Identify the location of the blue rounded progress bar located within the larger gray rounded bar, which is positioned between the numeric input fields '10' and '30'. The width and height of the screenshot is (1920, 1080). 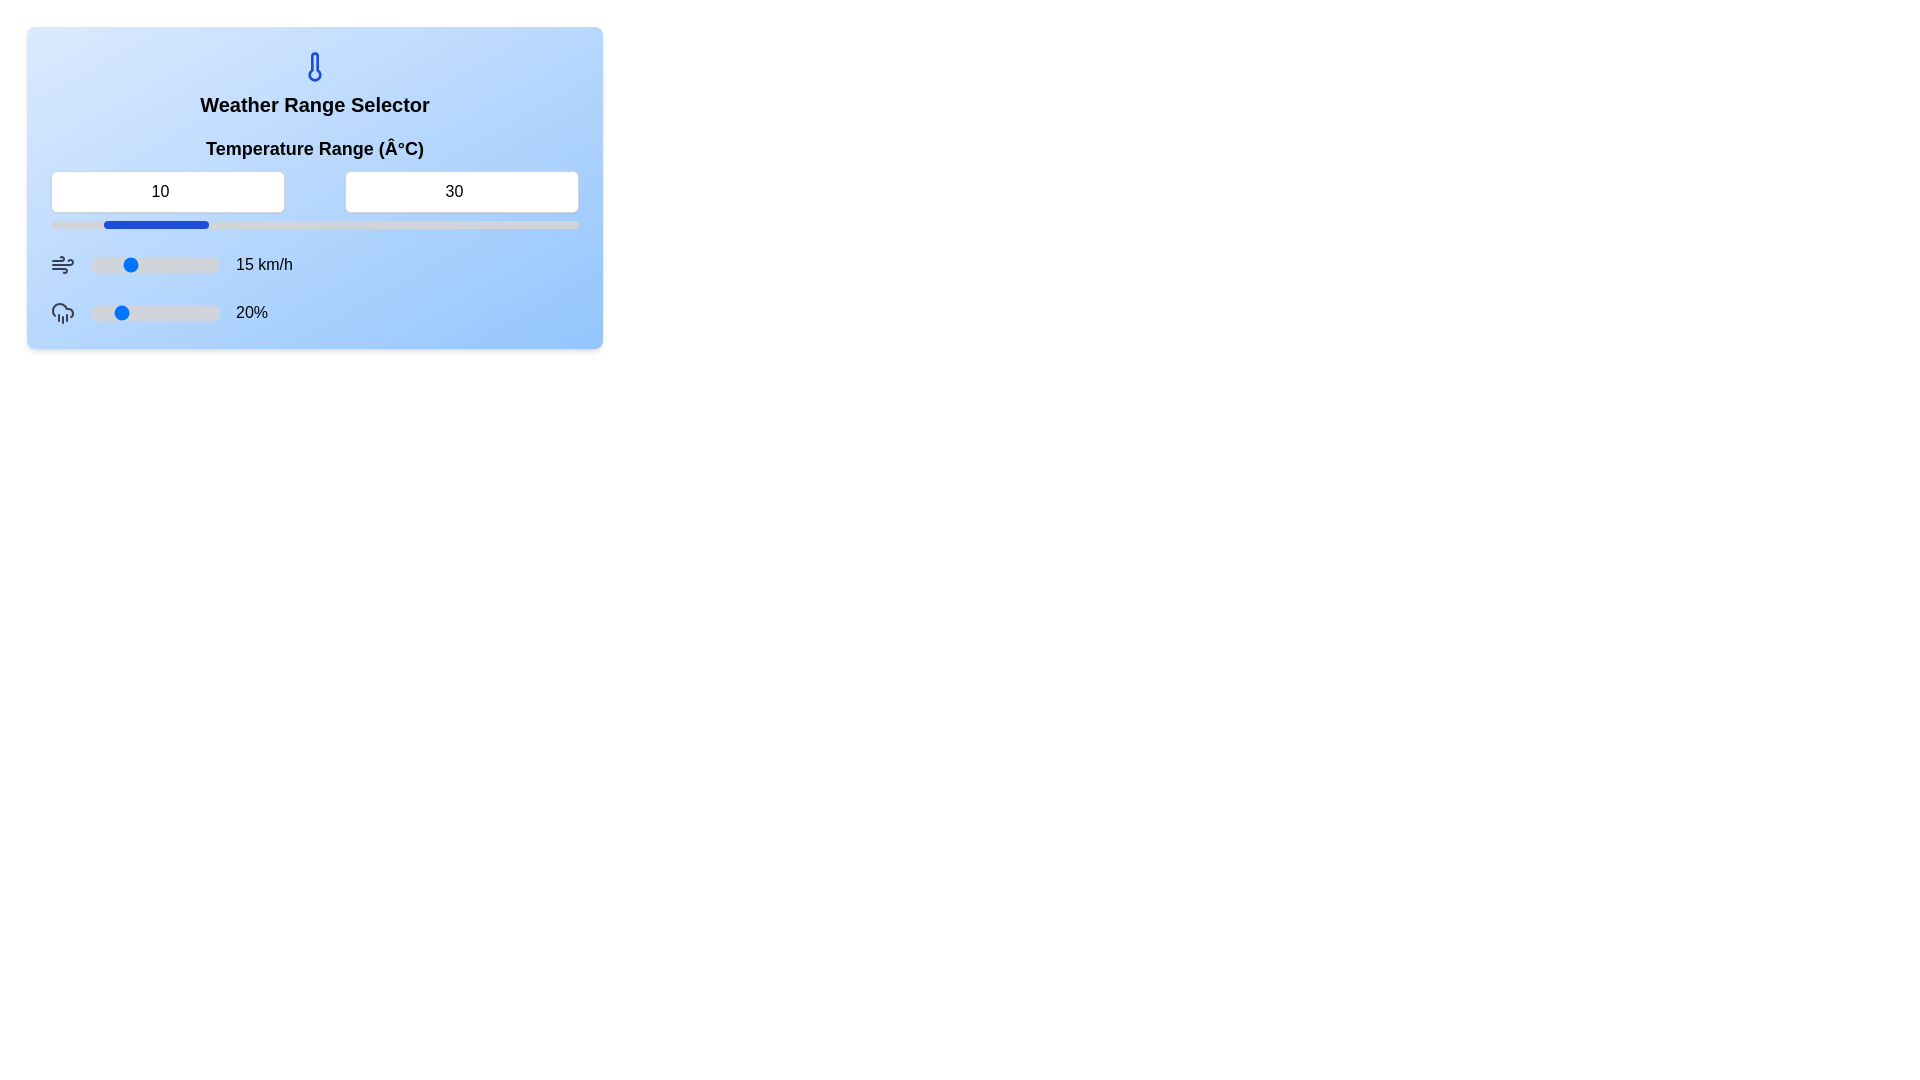
(155, 224).